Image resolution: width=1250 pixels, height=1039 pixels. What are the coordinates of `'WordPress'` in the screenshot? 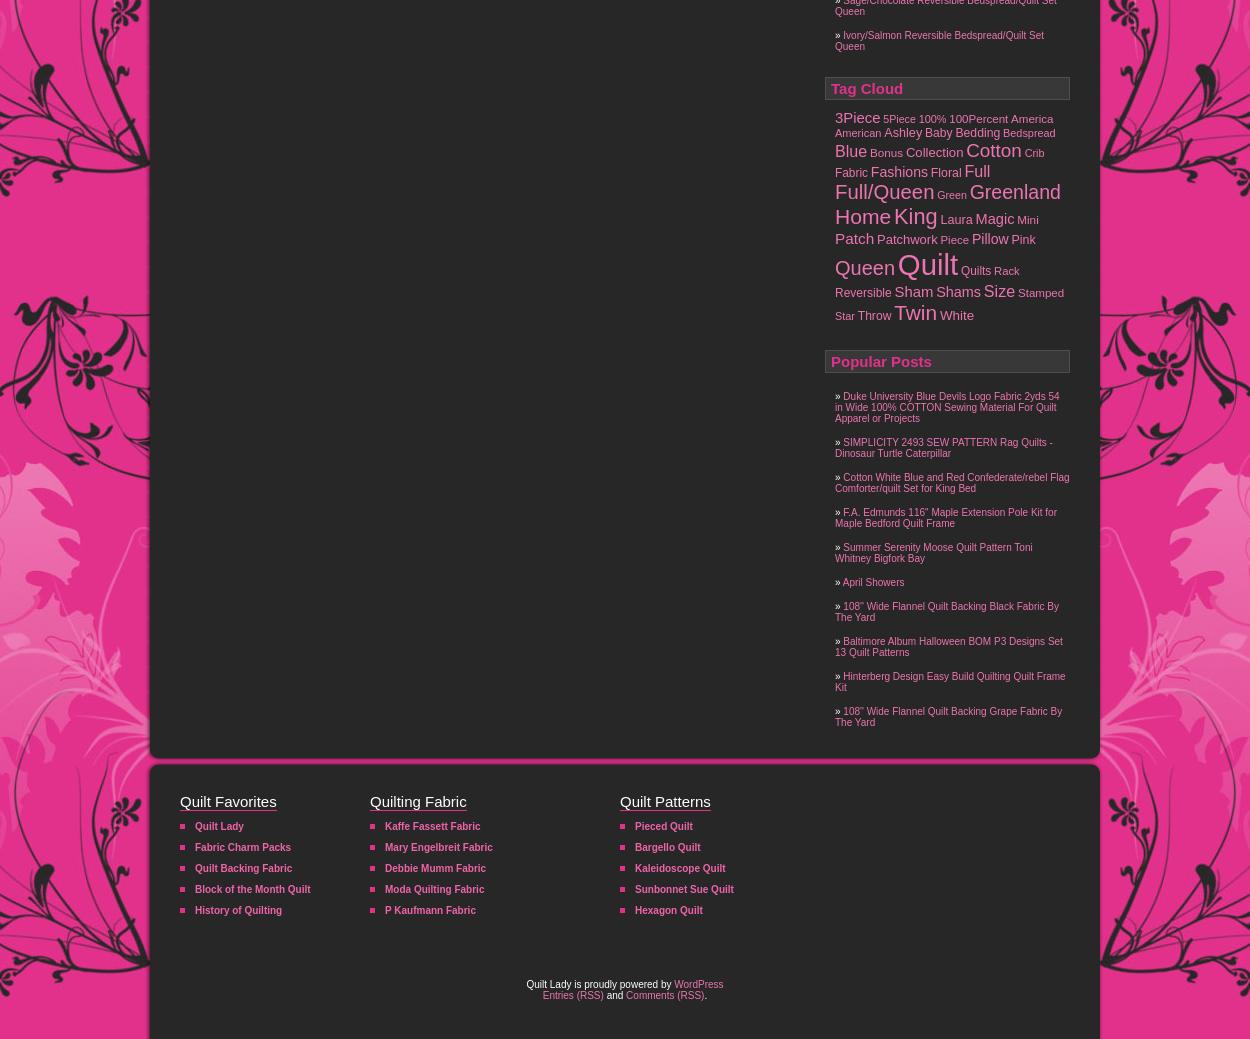 It's located at (697, 984).